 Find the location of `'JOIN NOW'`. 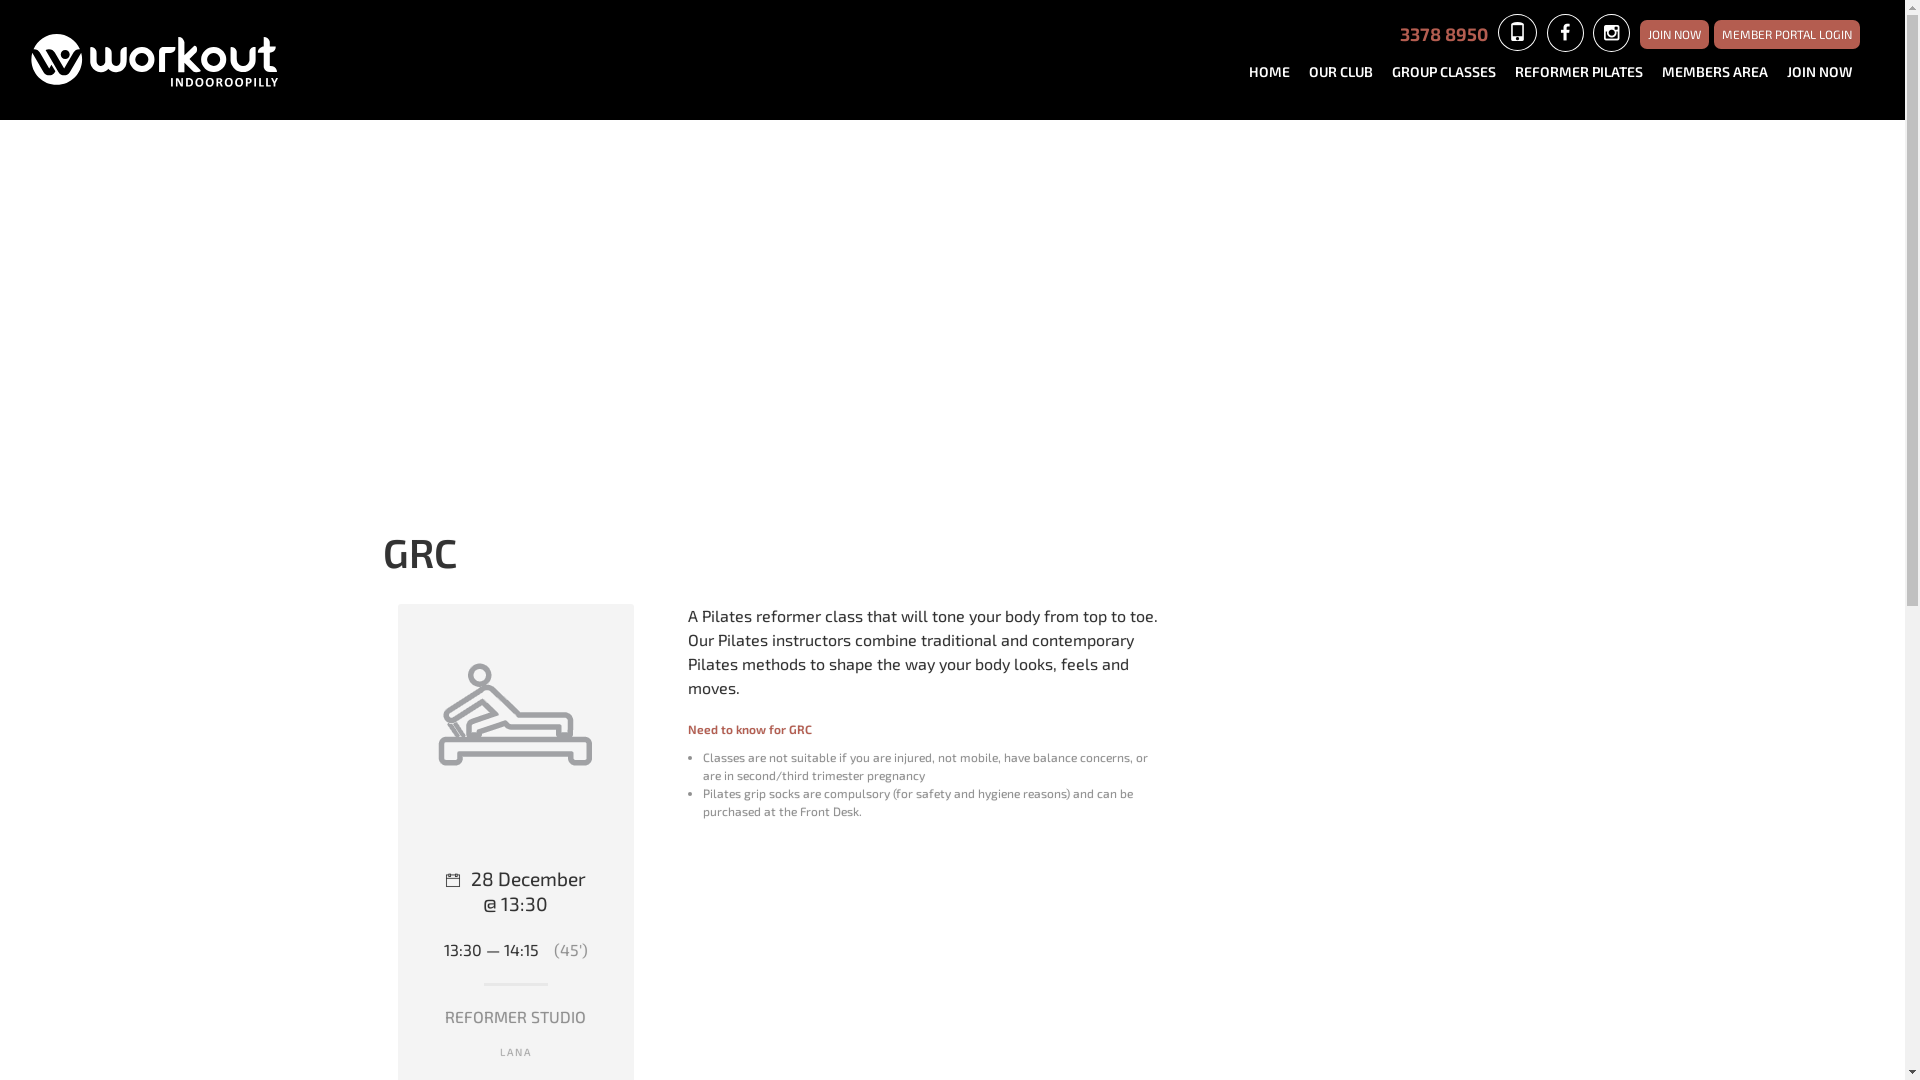

'JOIN NOW' is located at coordinates (1674, 34).